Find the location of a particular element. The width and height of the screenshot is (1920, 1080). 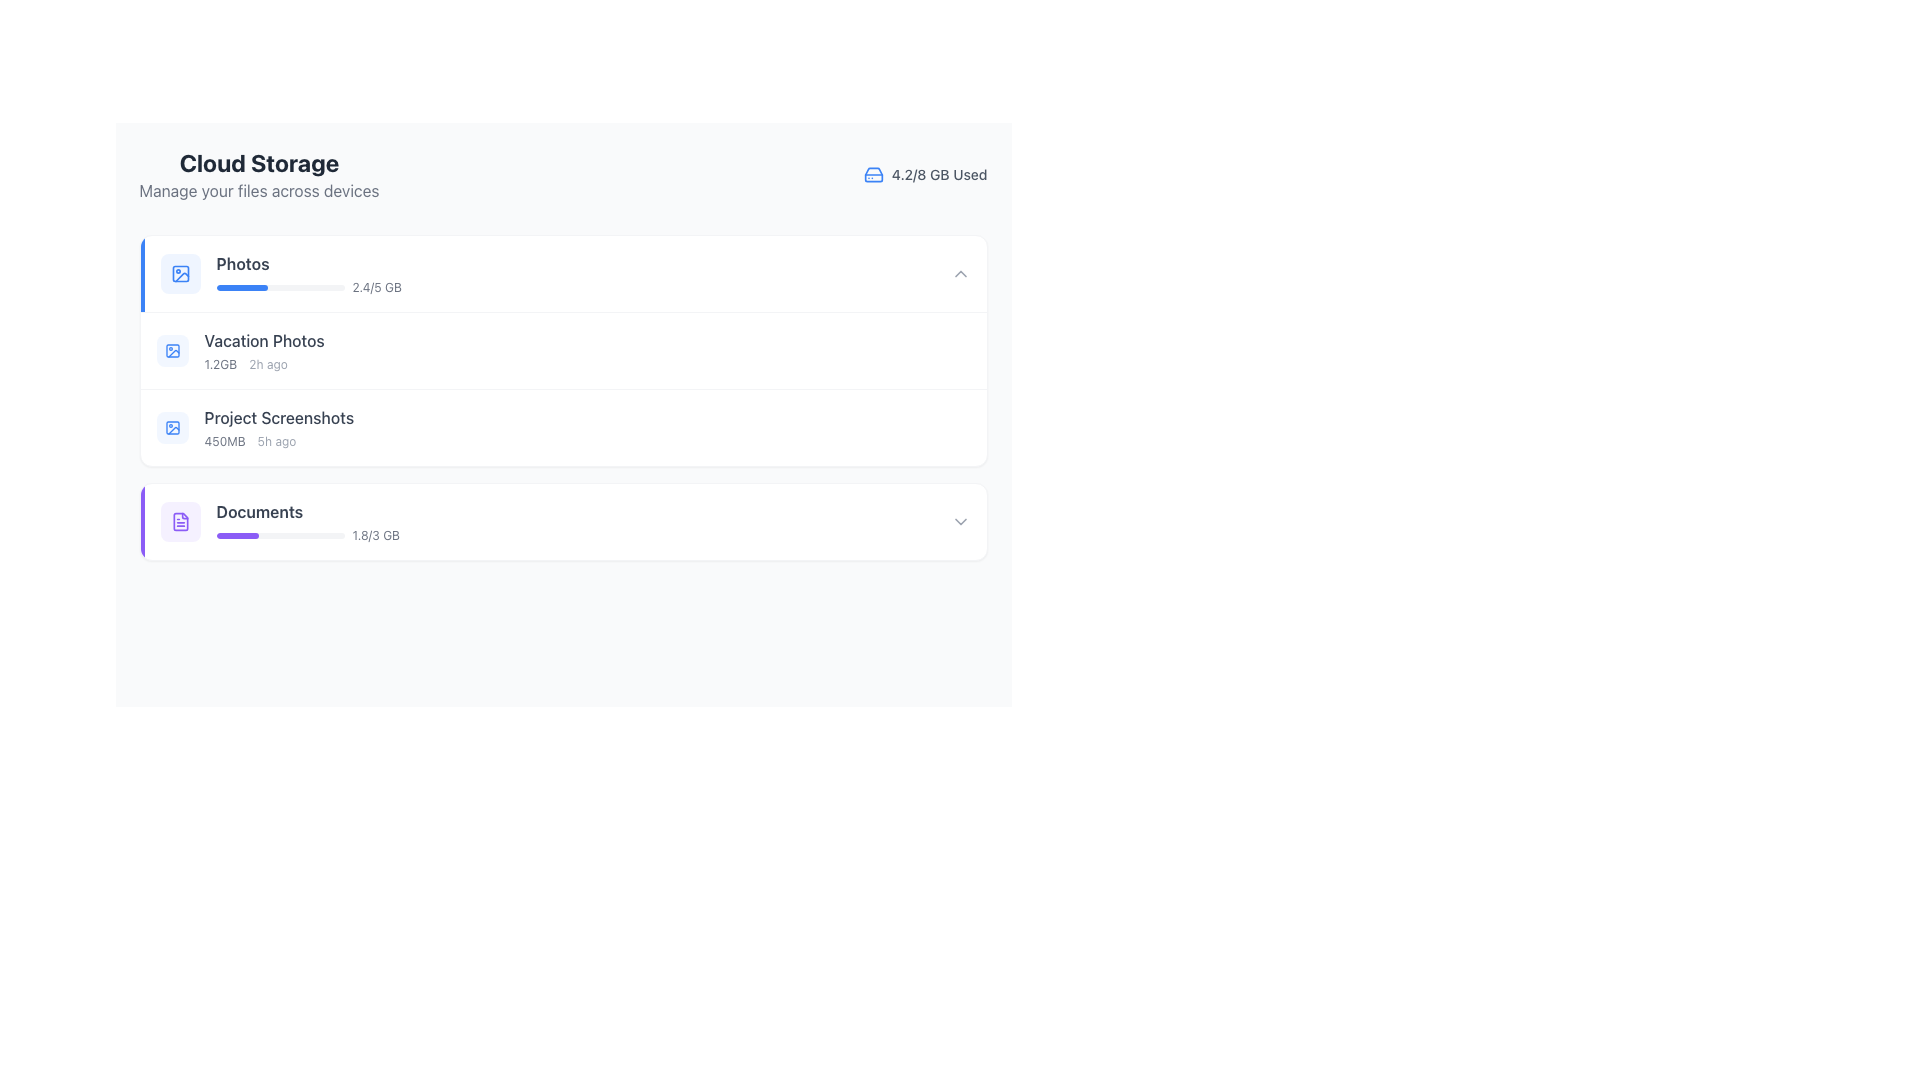

the appearance of the 'Documents' icon located at the far-left of the row labeled 'Documents' is located at coordinates (180, 520).